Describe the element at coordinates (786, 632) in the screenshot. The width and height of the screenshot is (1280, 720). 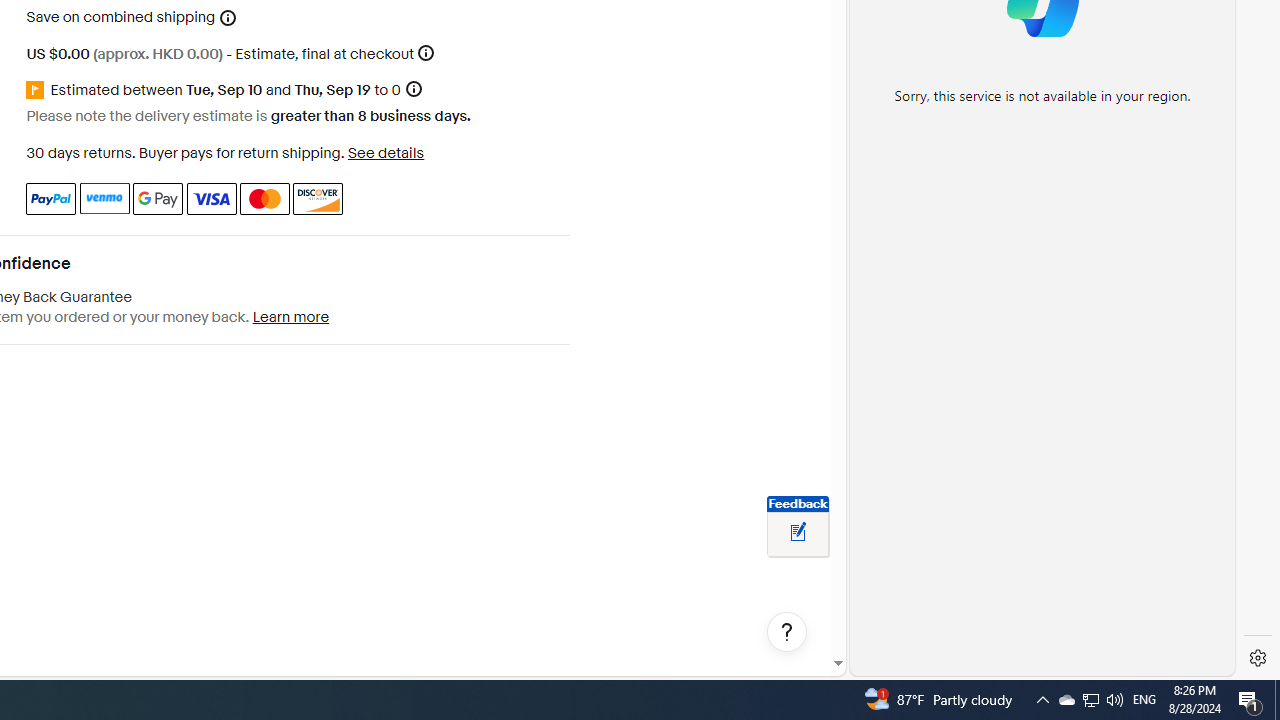
I see `'Help, opens dialogs'` at that location.